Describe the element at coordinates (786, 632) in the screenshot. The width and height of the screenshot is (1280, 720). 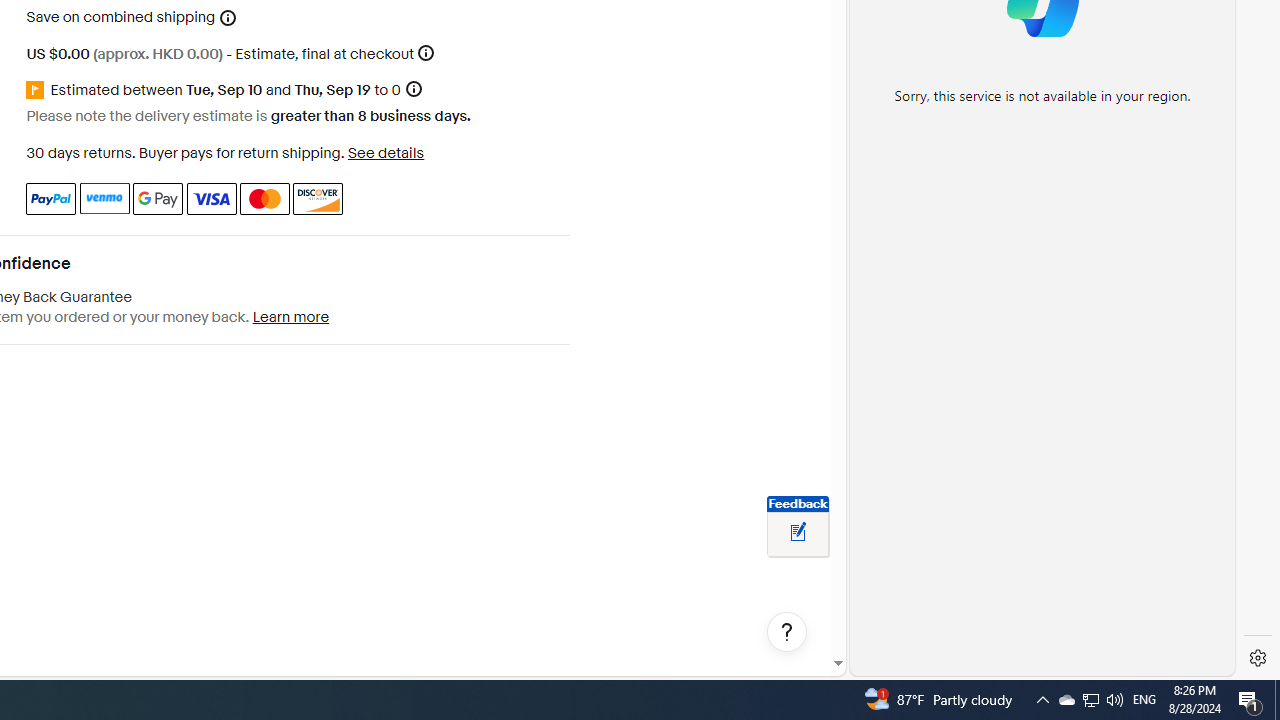
I see `'Help, opens dialogs'` at that location.